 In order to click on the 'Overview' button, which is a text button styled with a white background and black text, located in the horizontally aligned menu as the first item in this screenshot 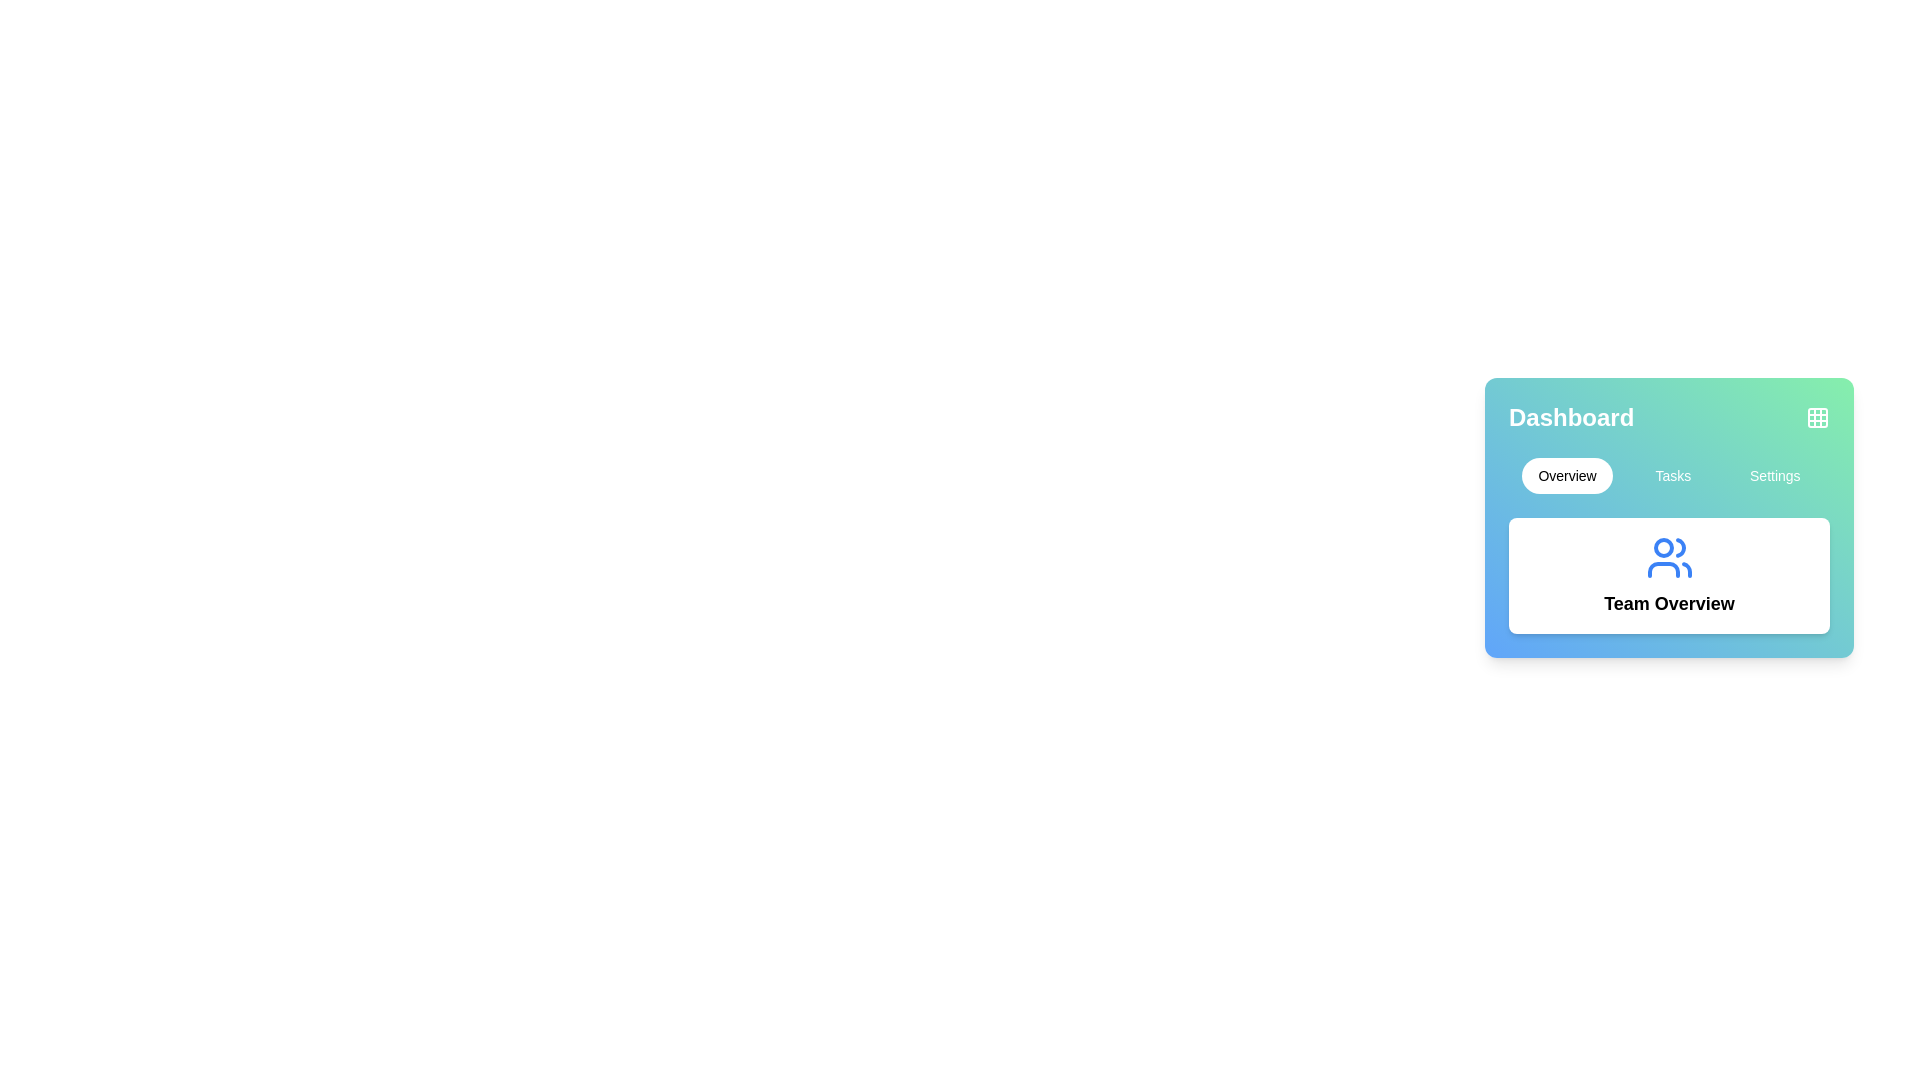, I will do `click(1565, 475)`.